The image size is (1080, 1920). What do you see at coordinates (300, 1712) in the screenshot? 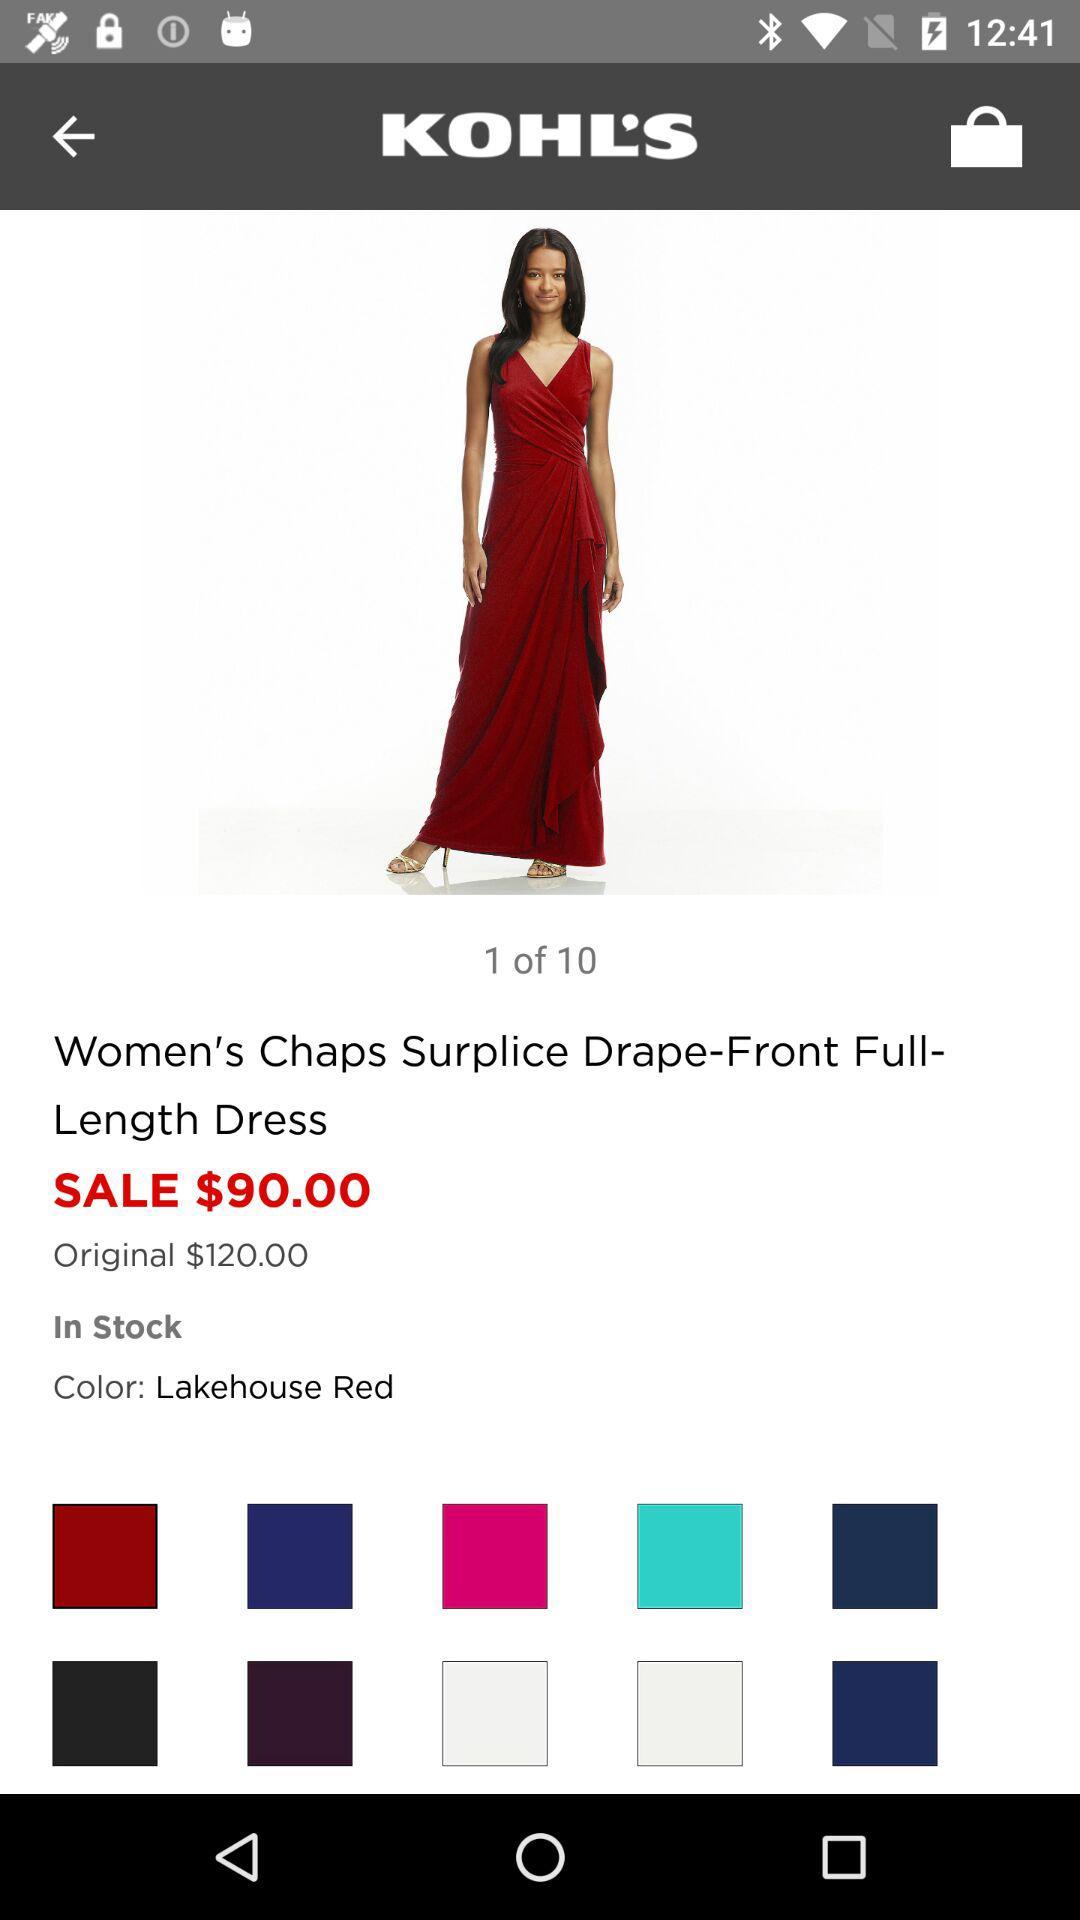
I see `dress color violet` at bounding box center [300, 1712].